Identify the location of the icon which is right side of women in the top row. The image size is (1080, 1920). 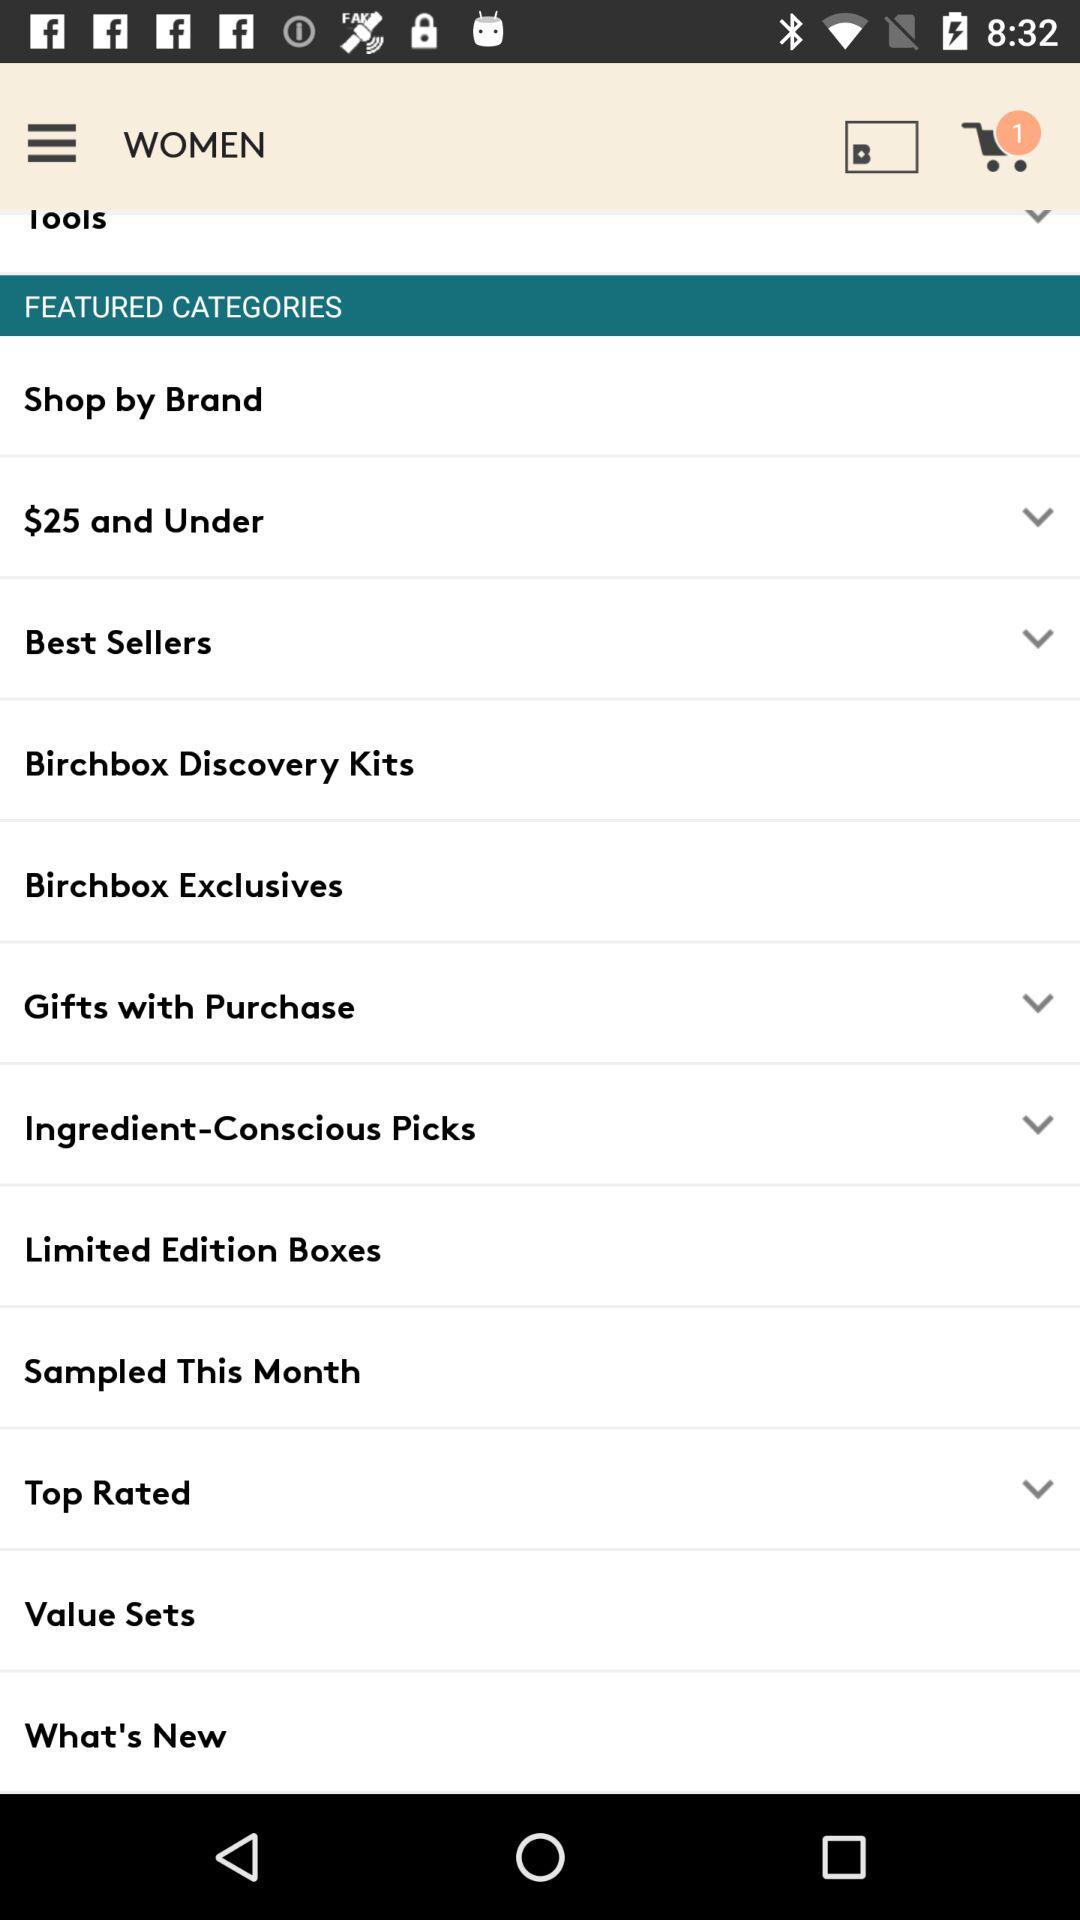
(881, 146).